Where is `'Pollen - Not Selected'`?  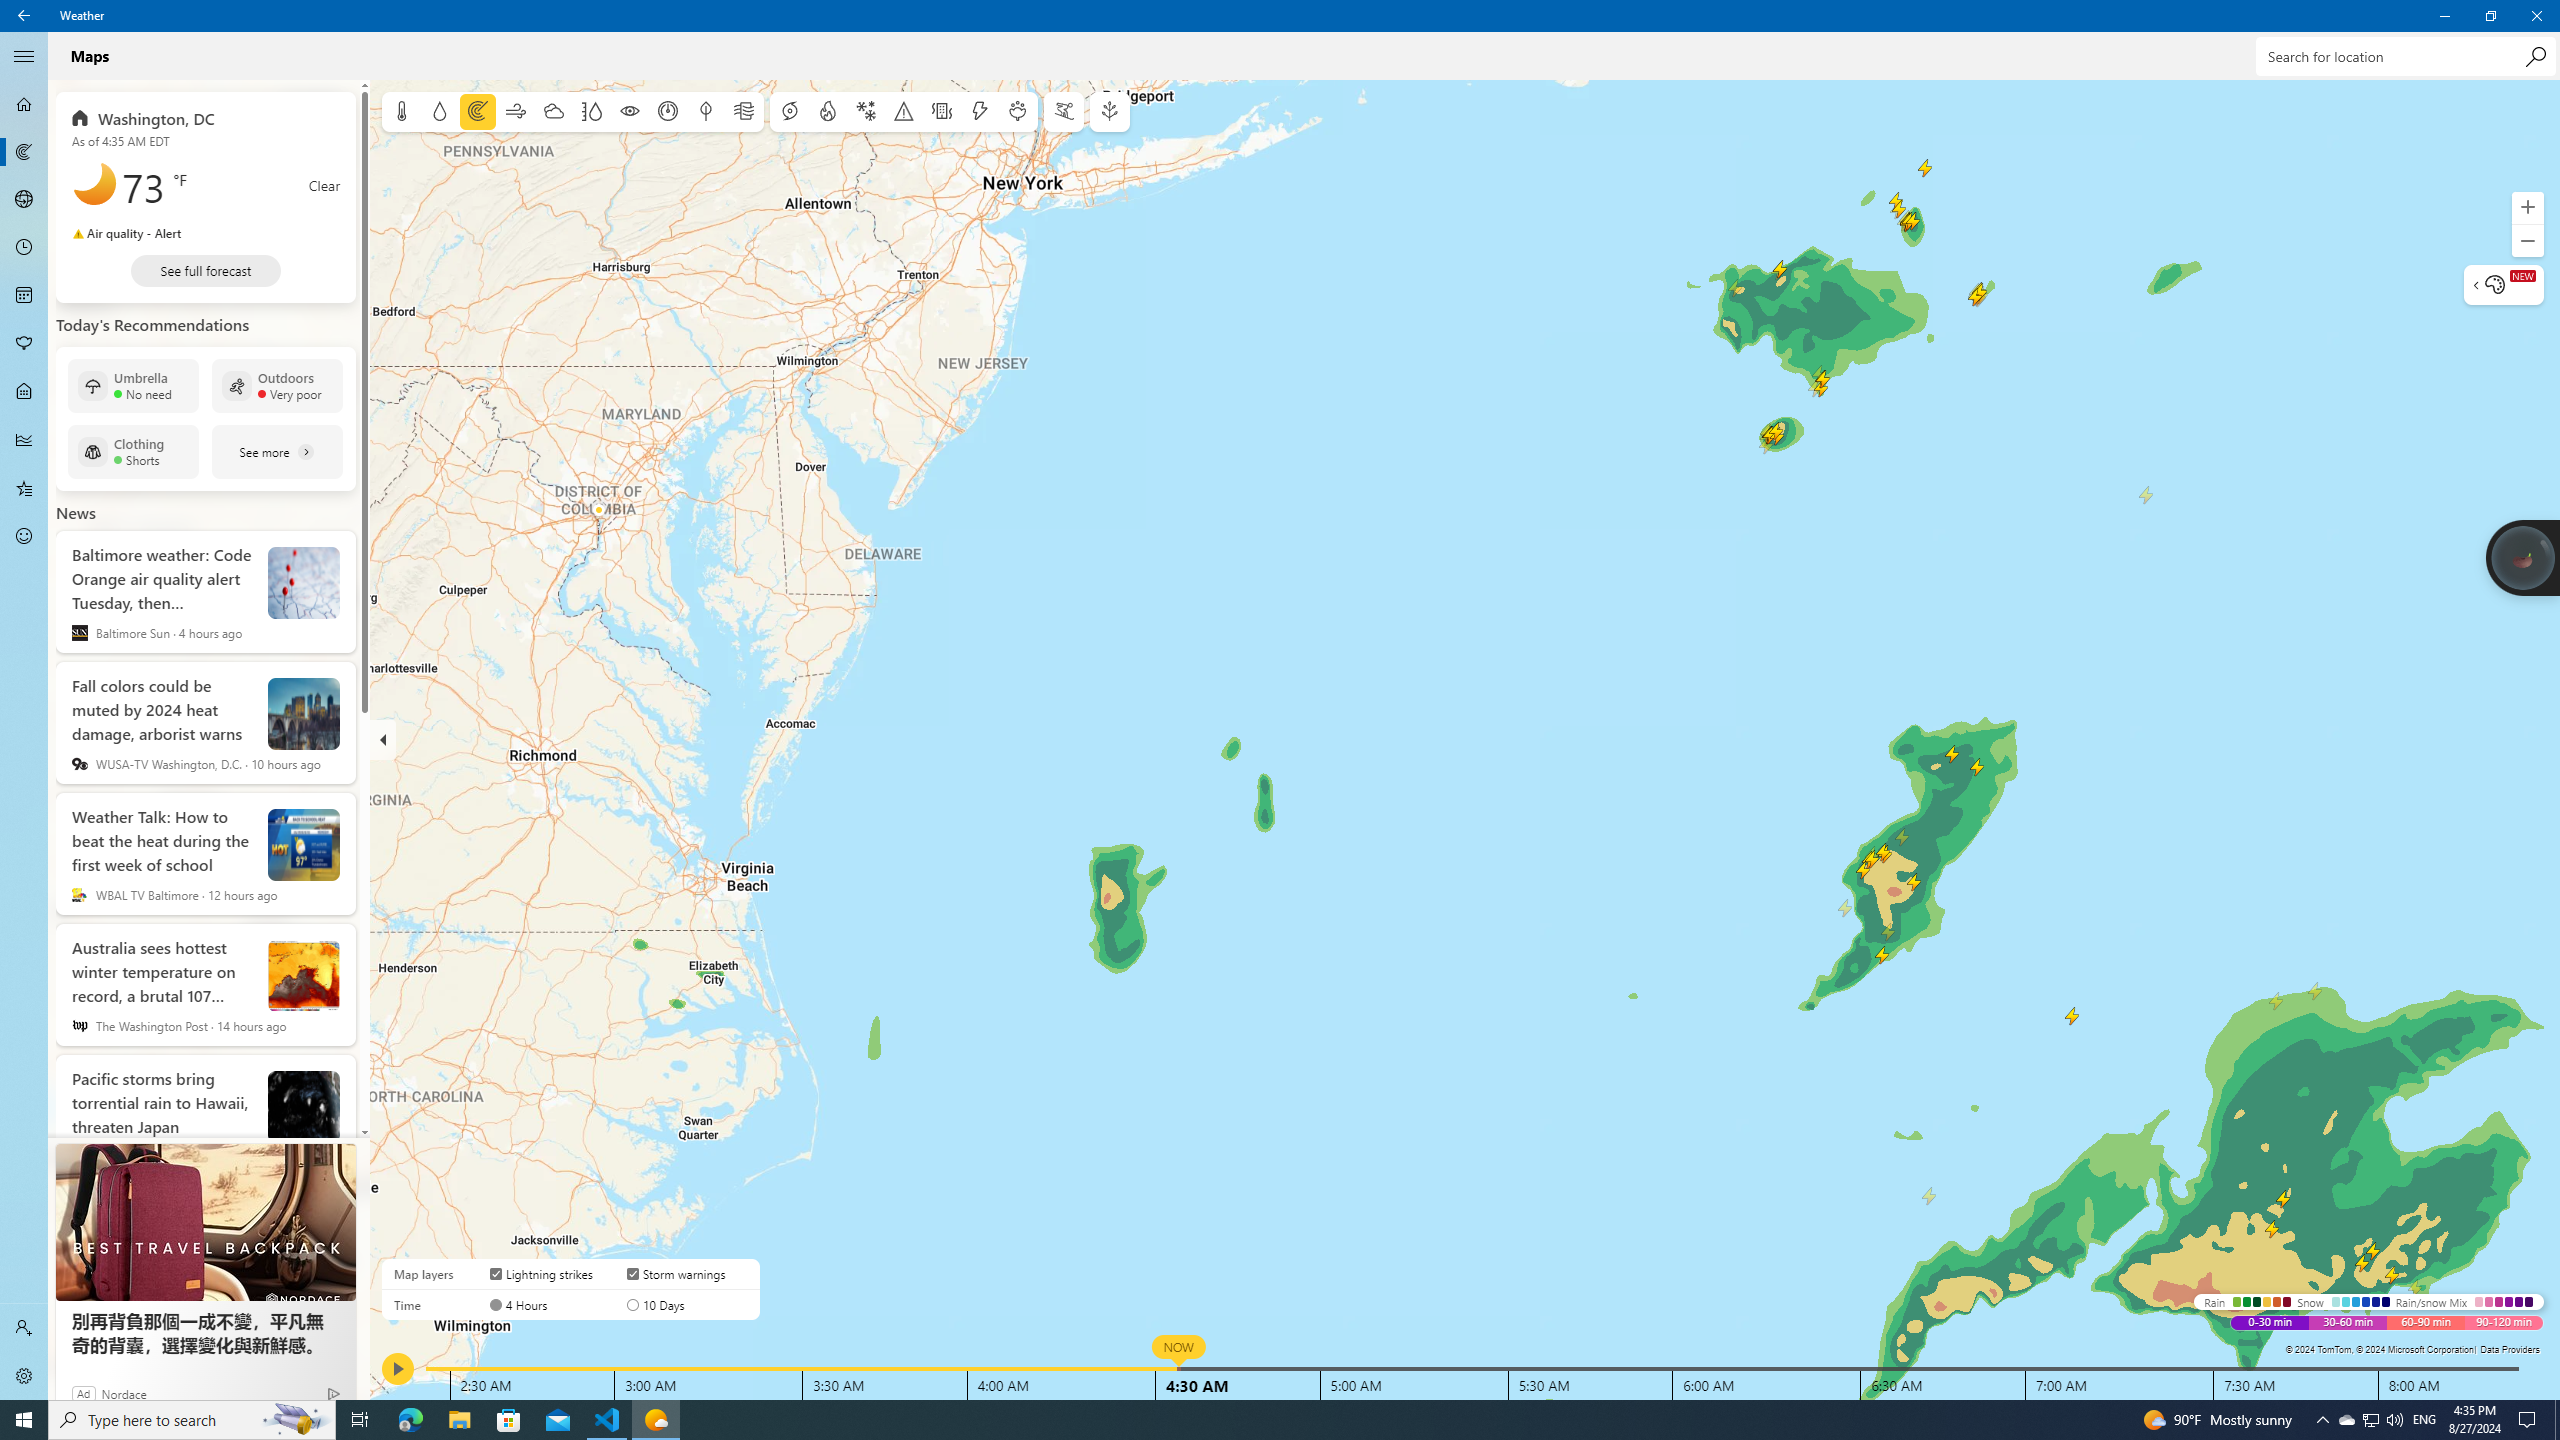
'Pollen - Not Selected' is located at coordinates (24, 344).